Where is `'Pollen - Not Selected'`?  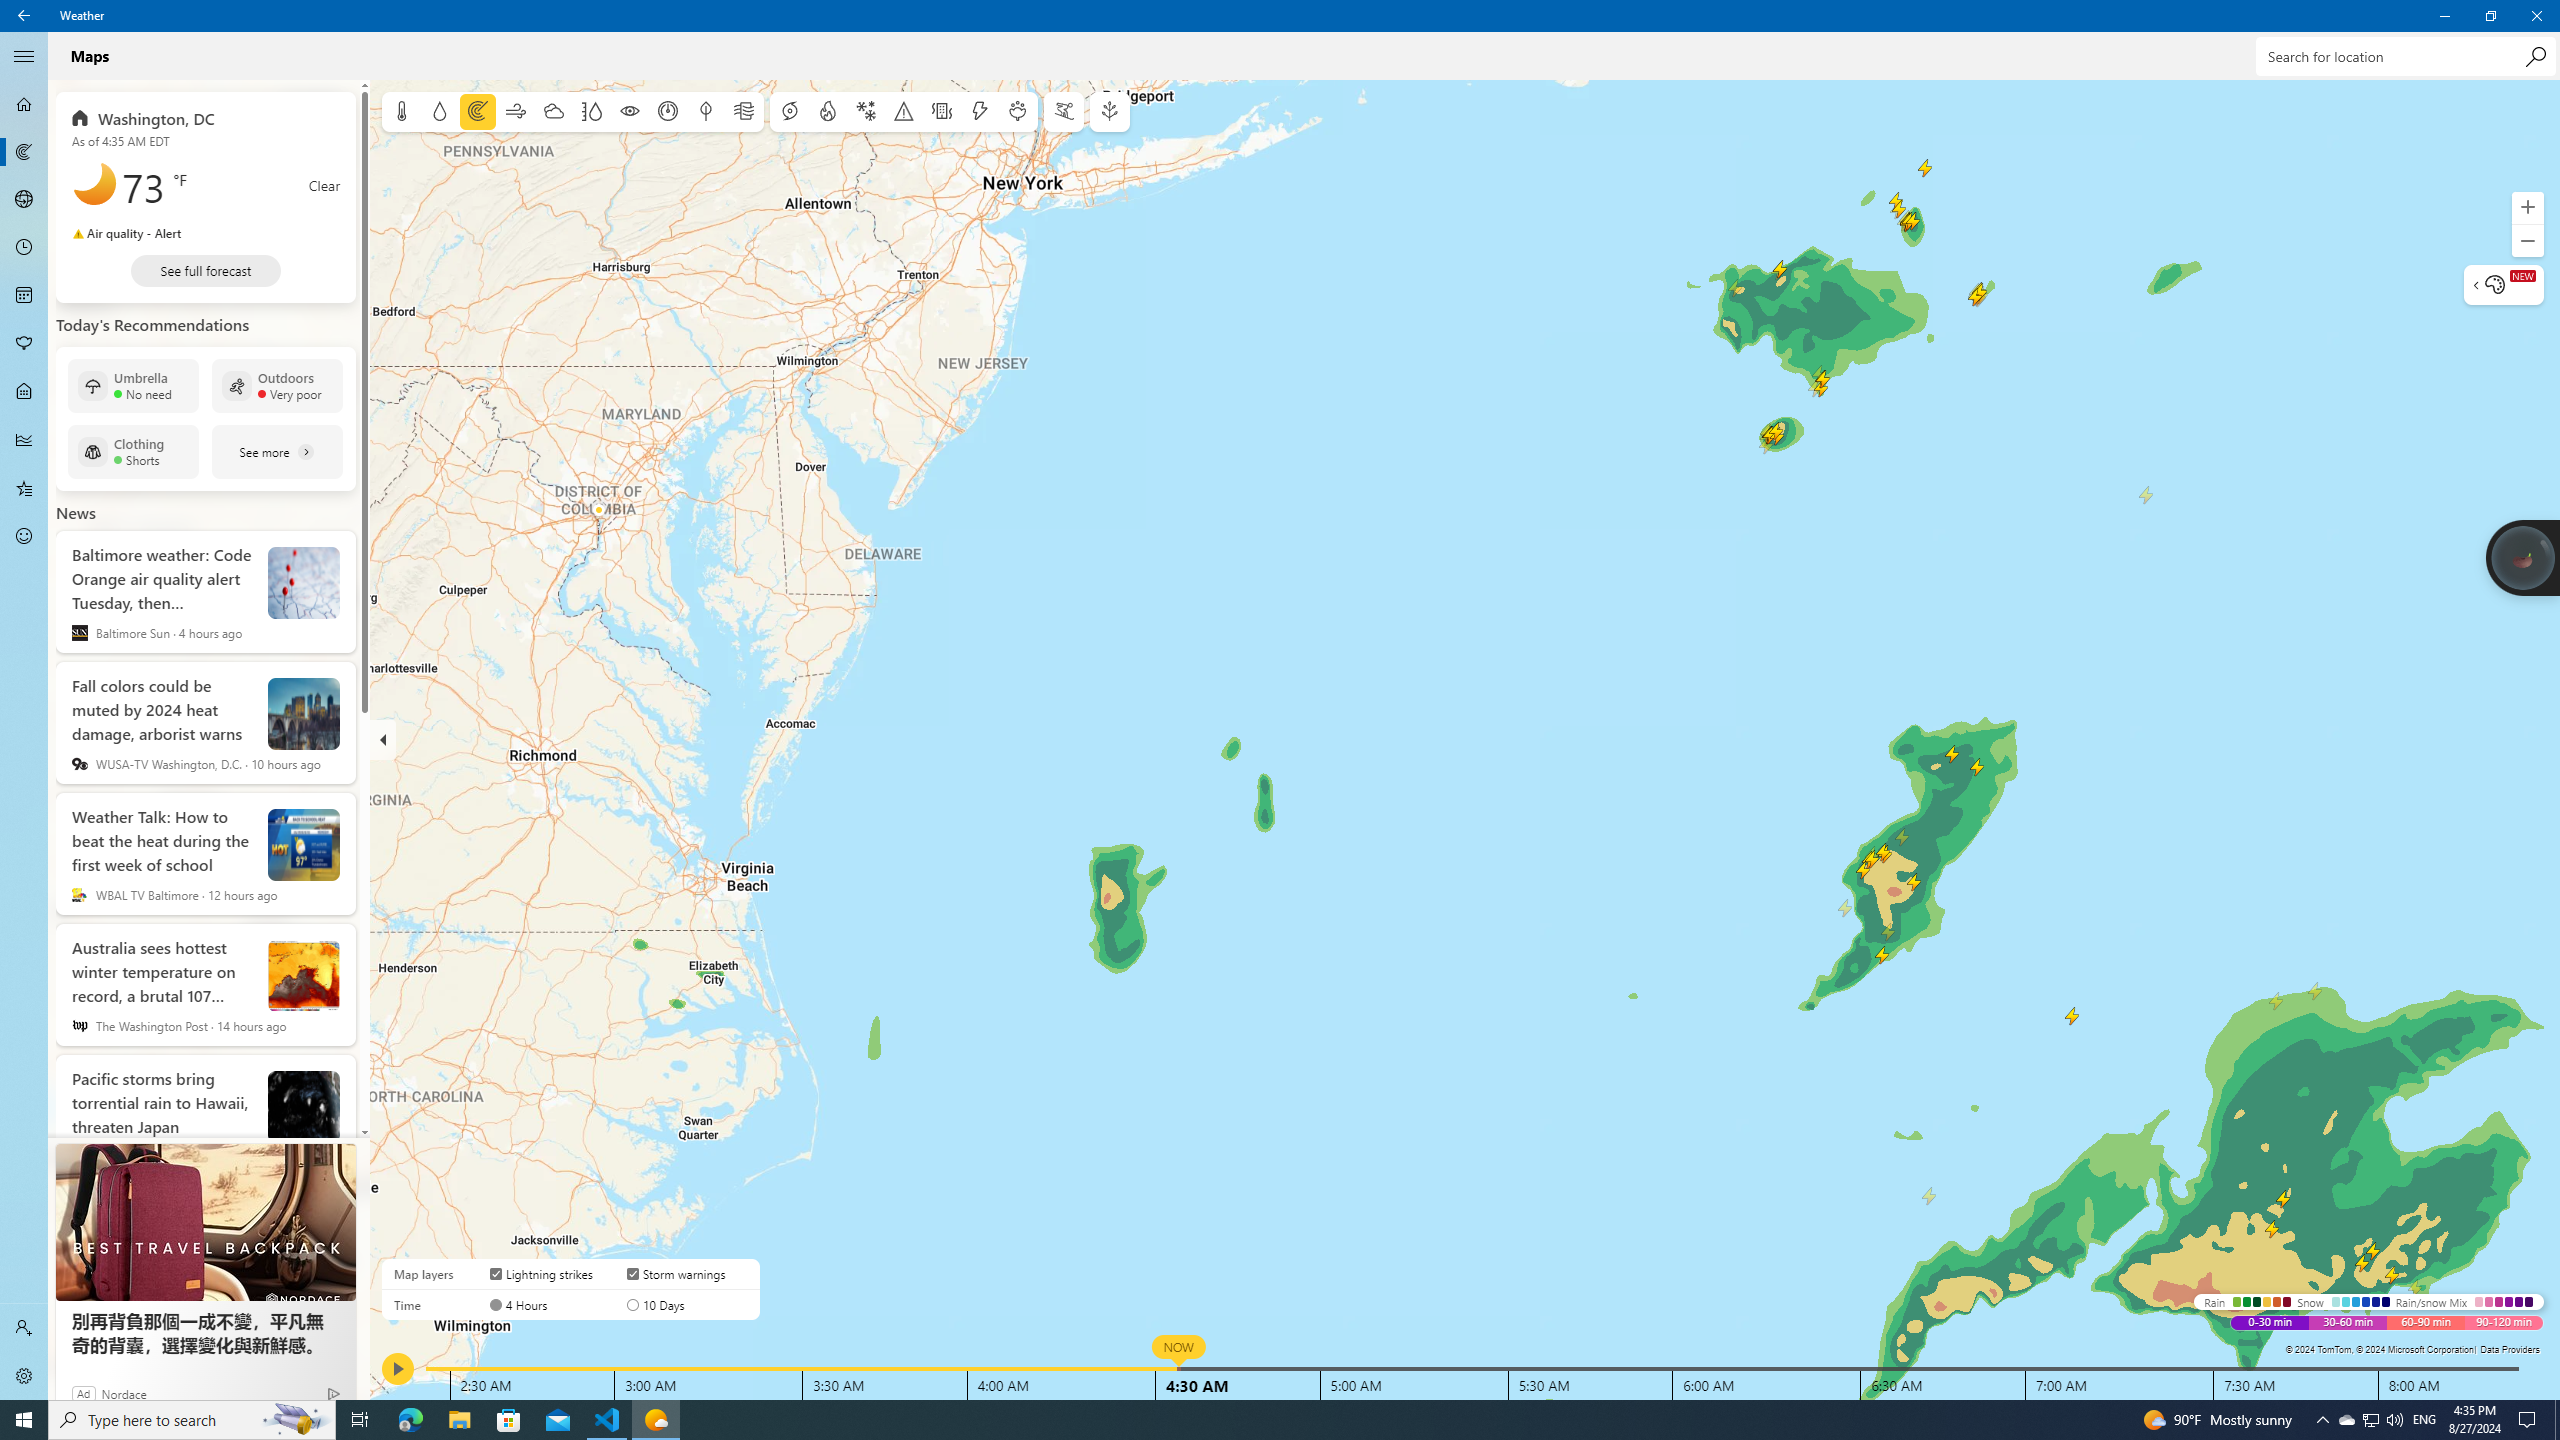
'Pollen - Not Selected' is located at coordinates (24, 344).